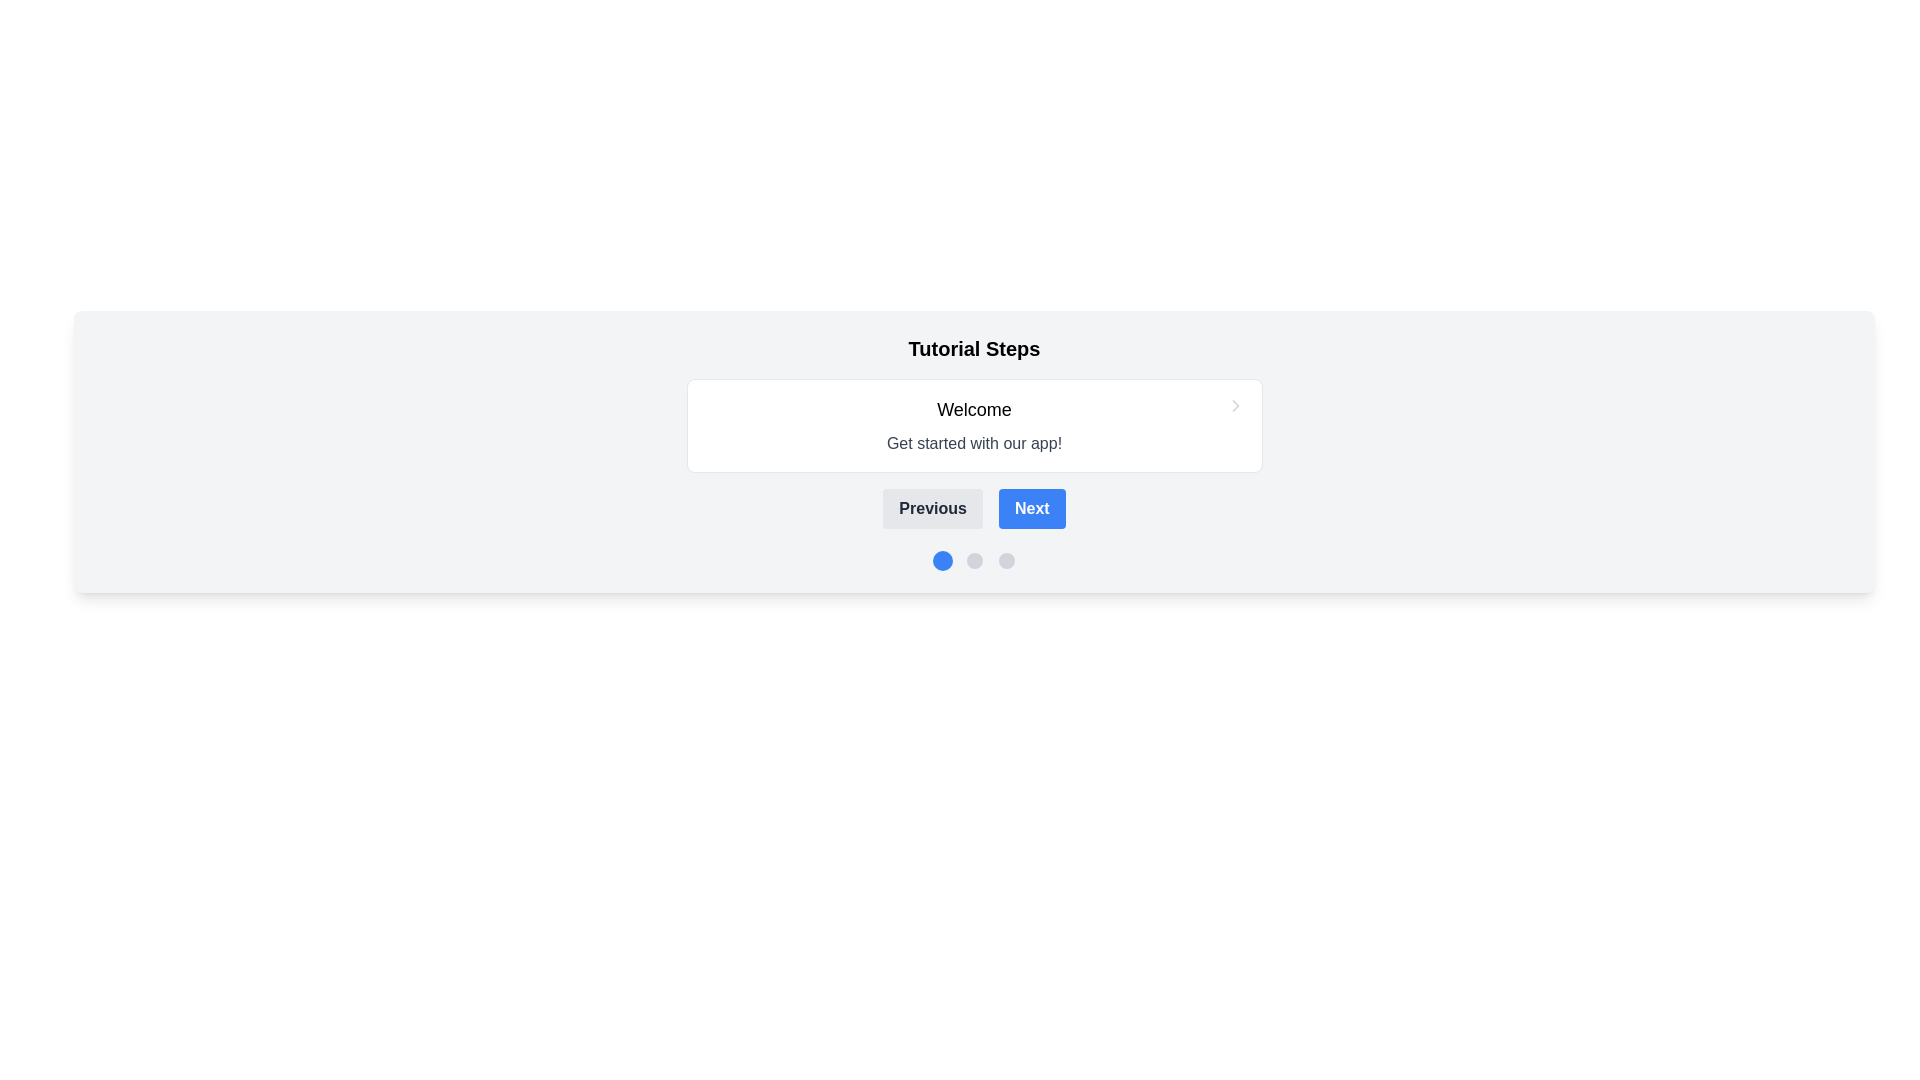  Describe the element at coordinates (974, 347) in the screenshot. I see `the text label or heading that contains 'Tutorial Steps', which is styled in bold and enlarged font and located at the upper part of a centralized section with a light gray background` at that location.